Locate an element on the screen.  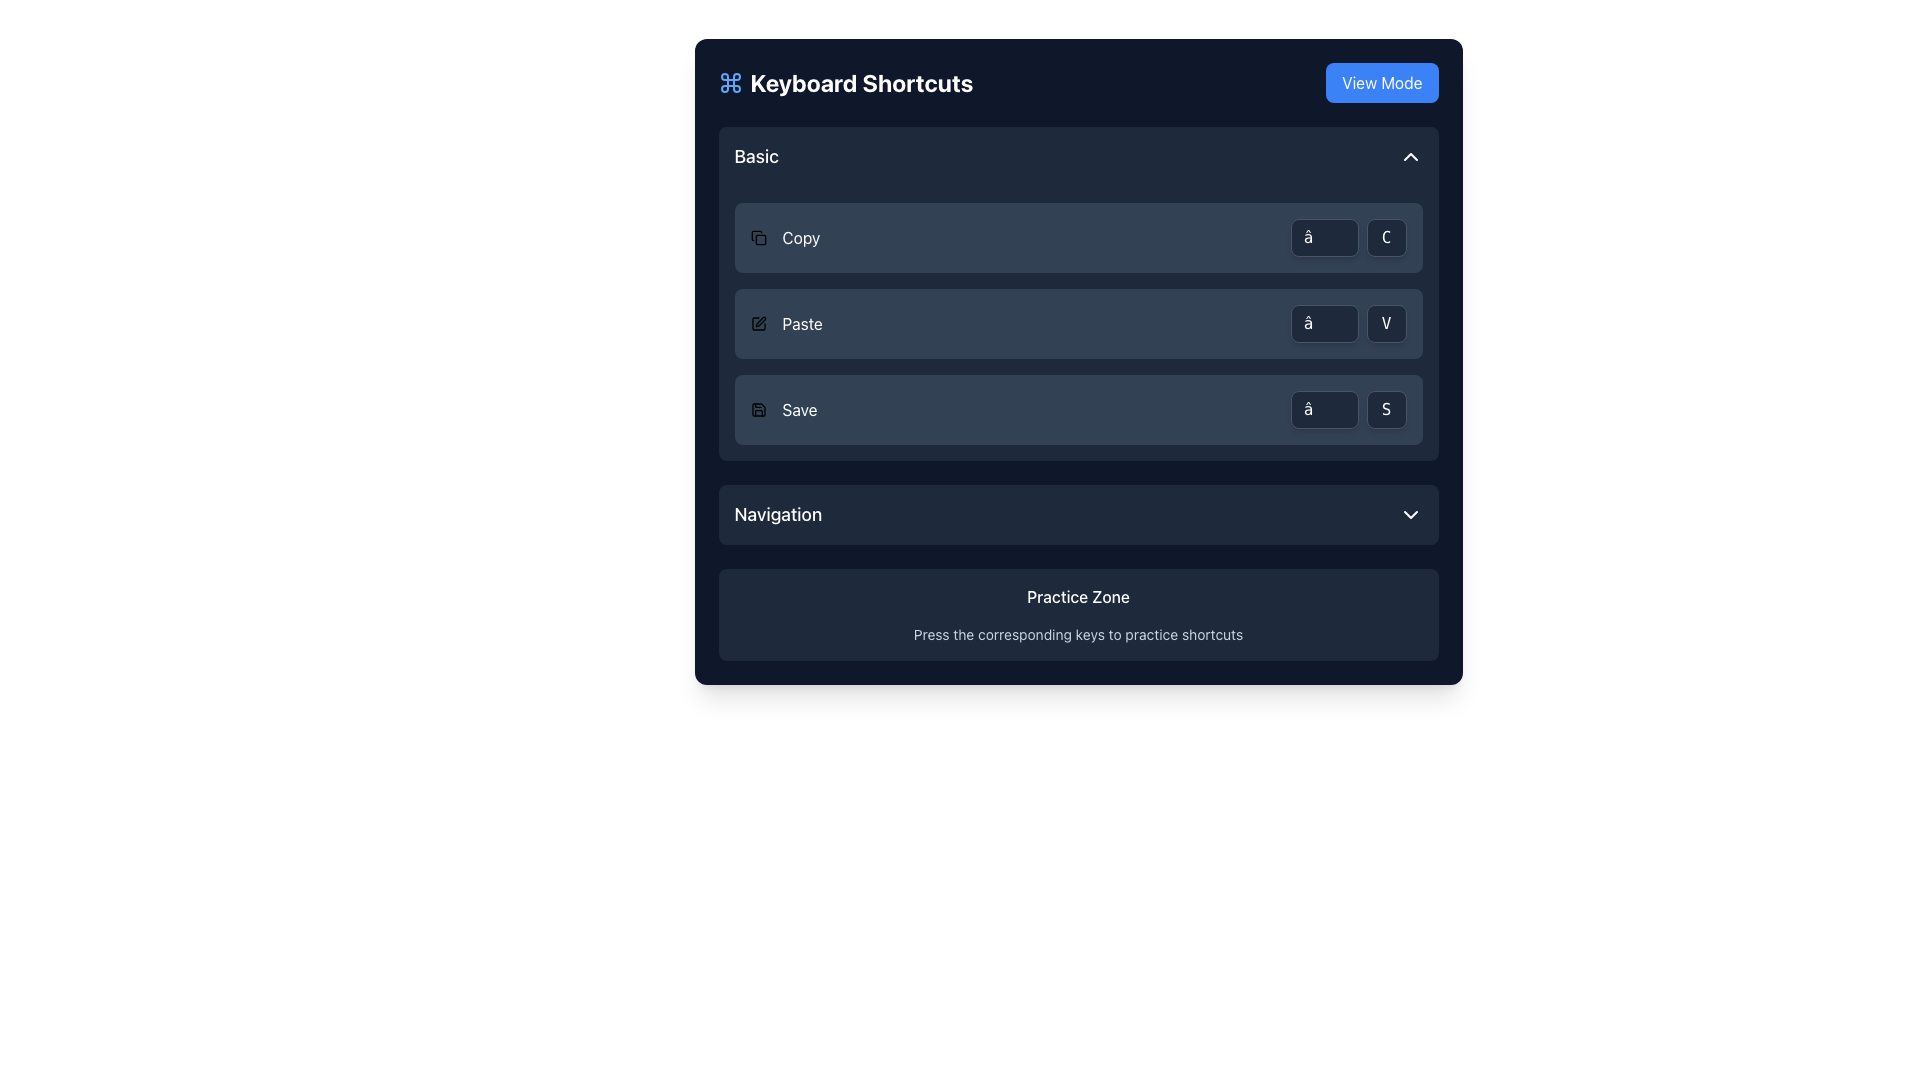
the 'Paste' button element is located at coordinates (1077, 323).